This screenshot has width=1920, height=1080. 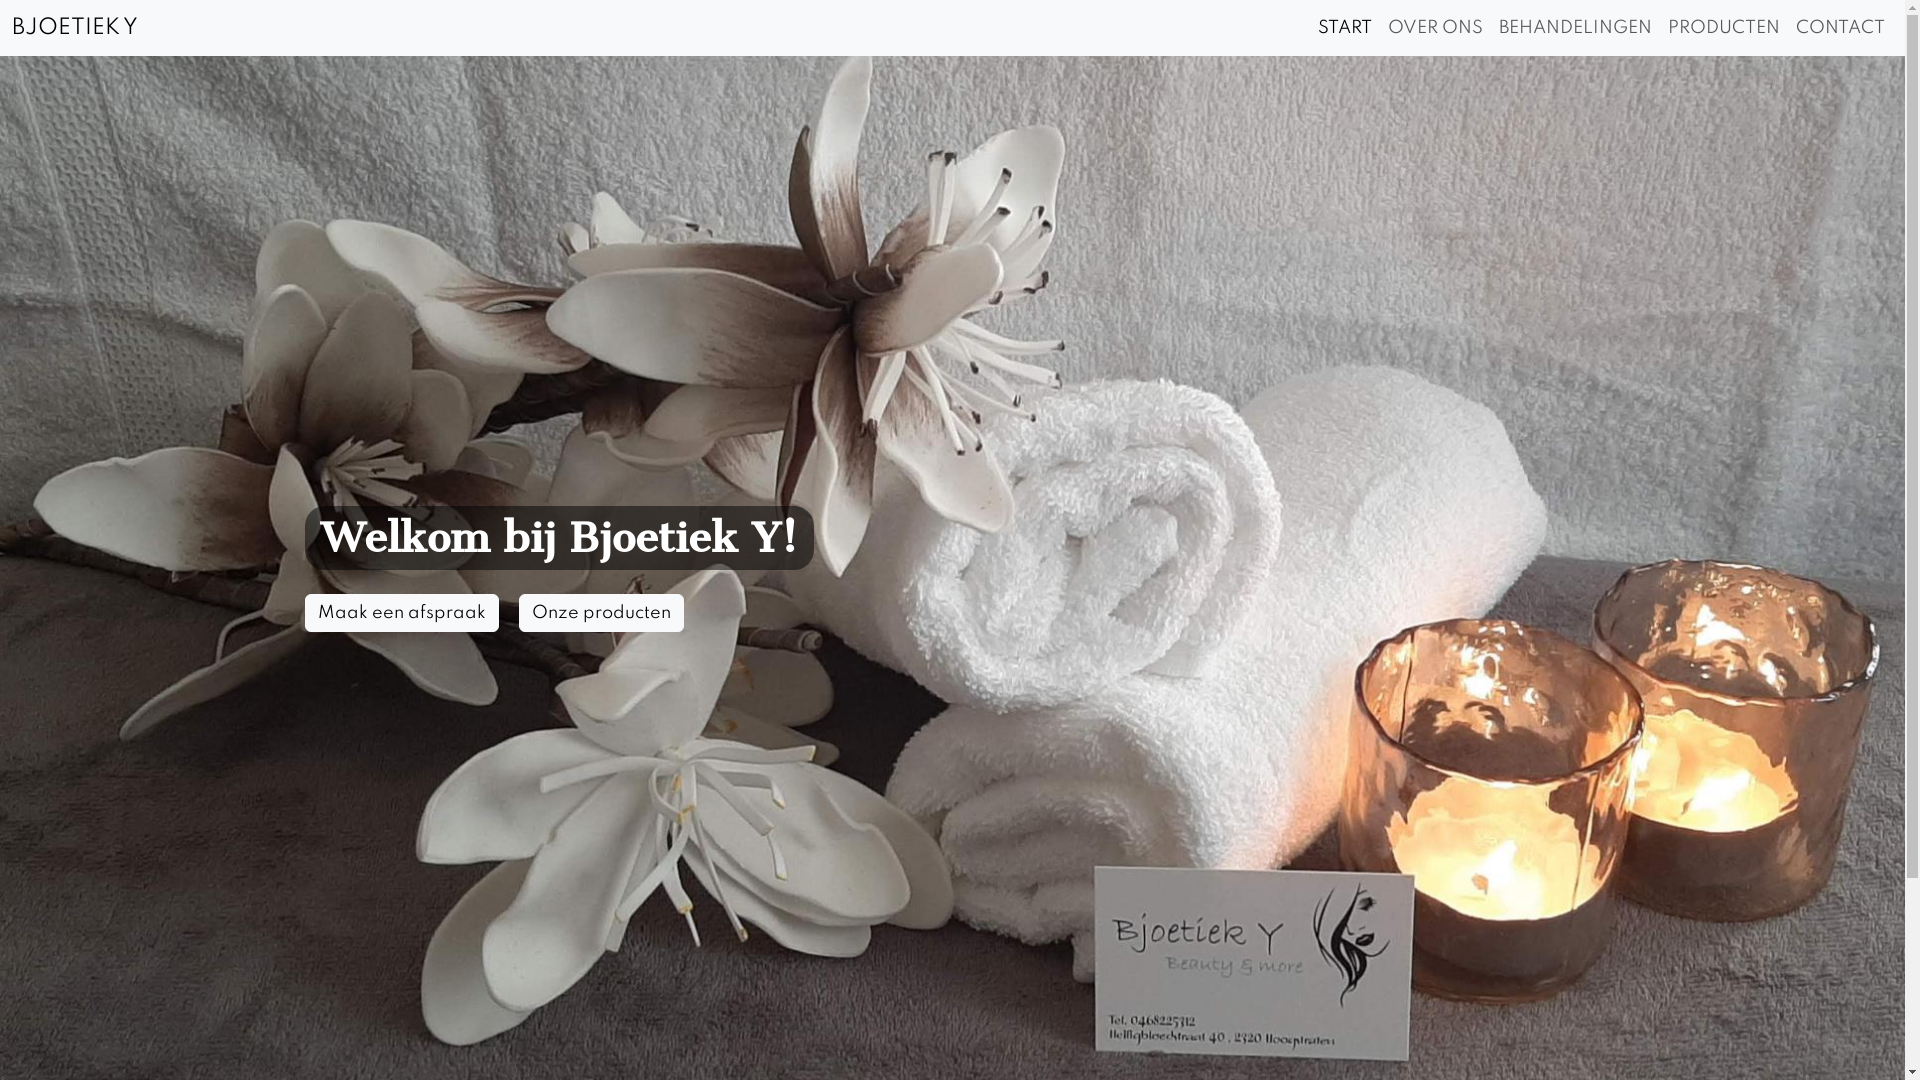 What do you see at coordinates (1379, 27) in the screenshot?
I see `'OVER ONS'` at bounding box center [1379, 27].